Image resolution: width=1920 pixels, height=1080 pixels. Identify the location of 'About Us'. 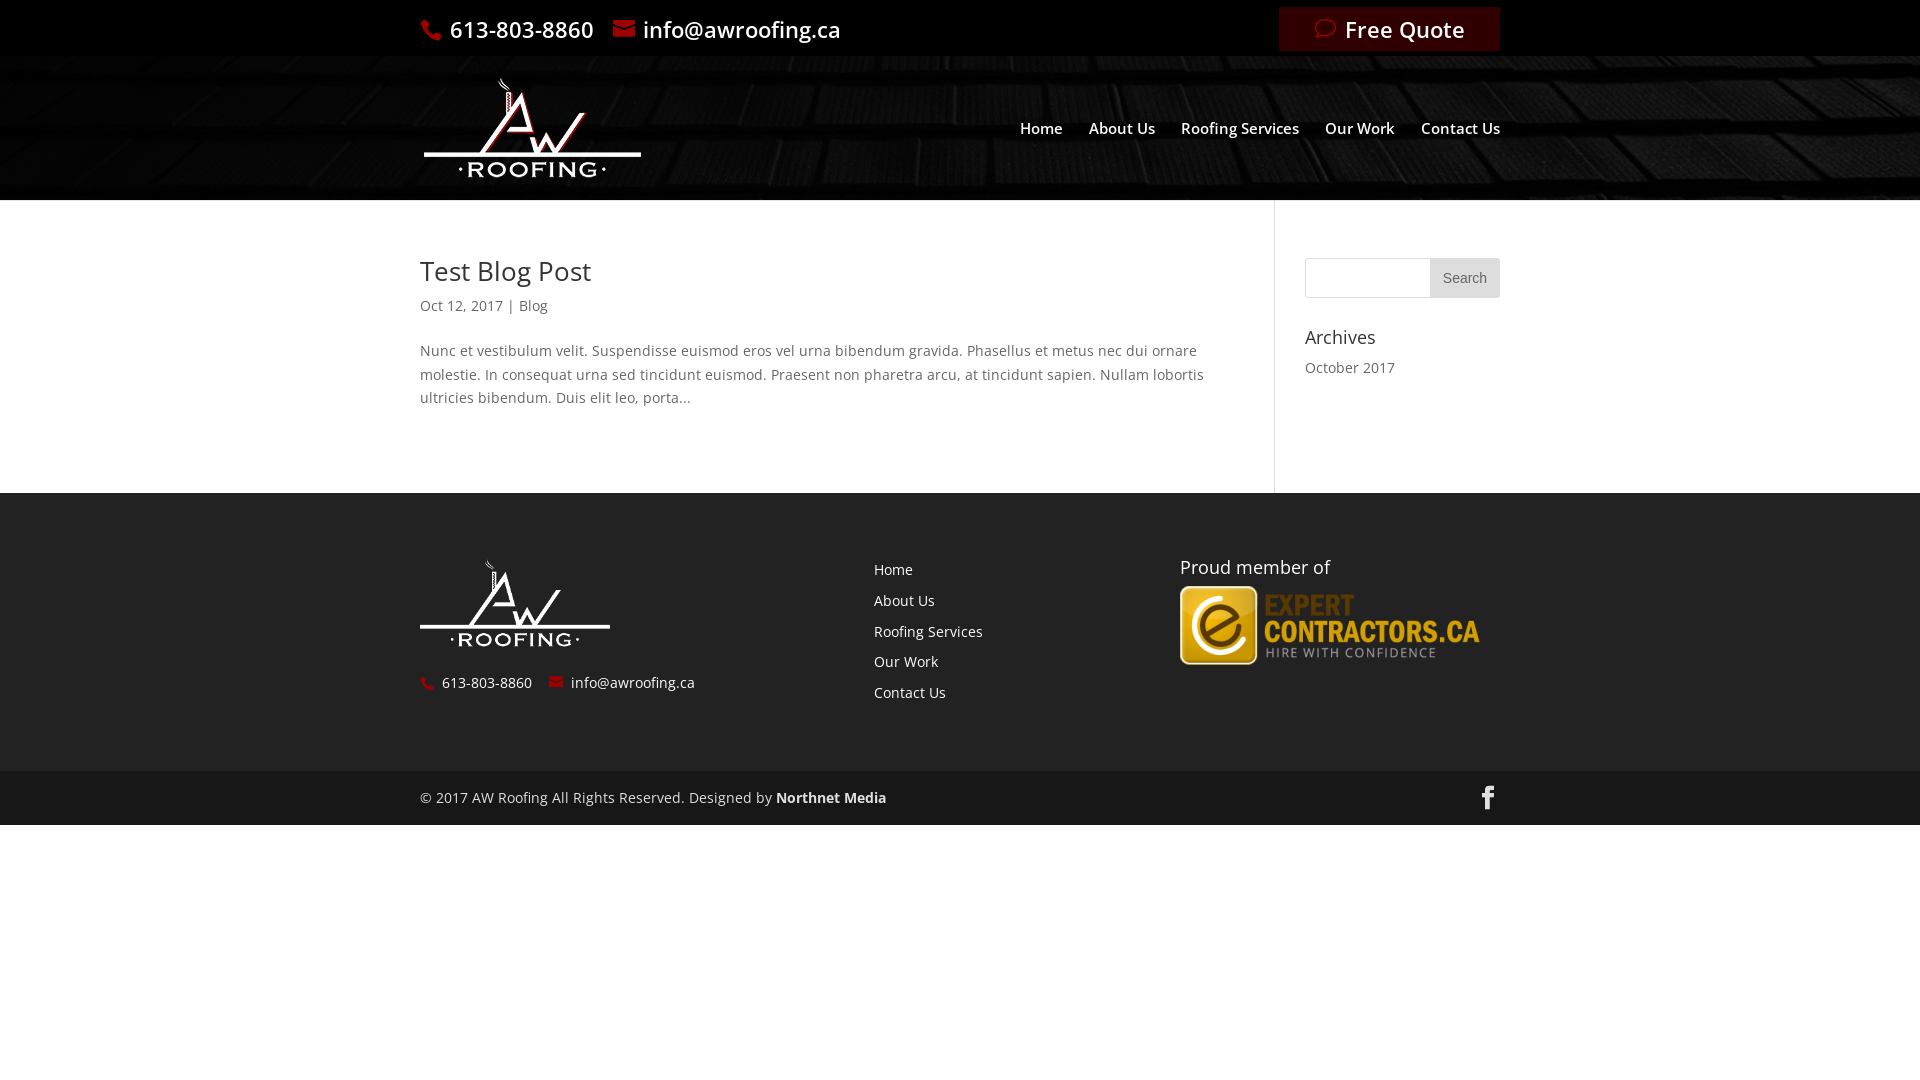
(903, 599).